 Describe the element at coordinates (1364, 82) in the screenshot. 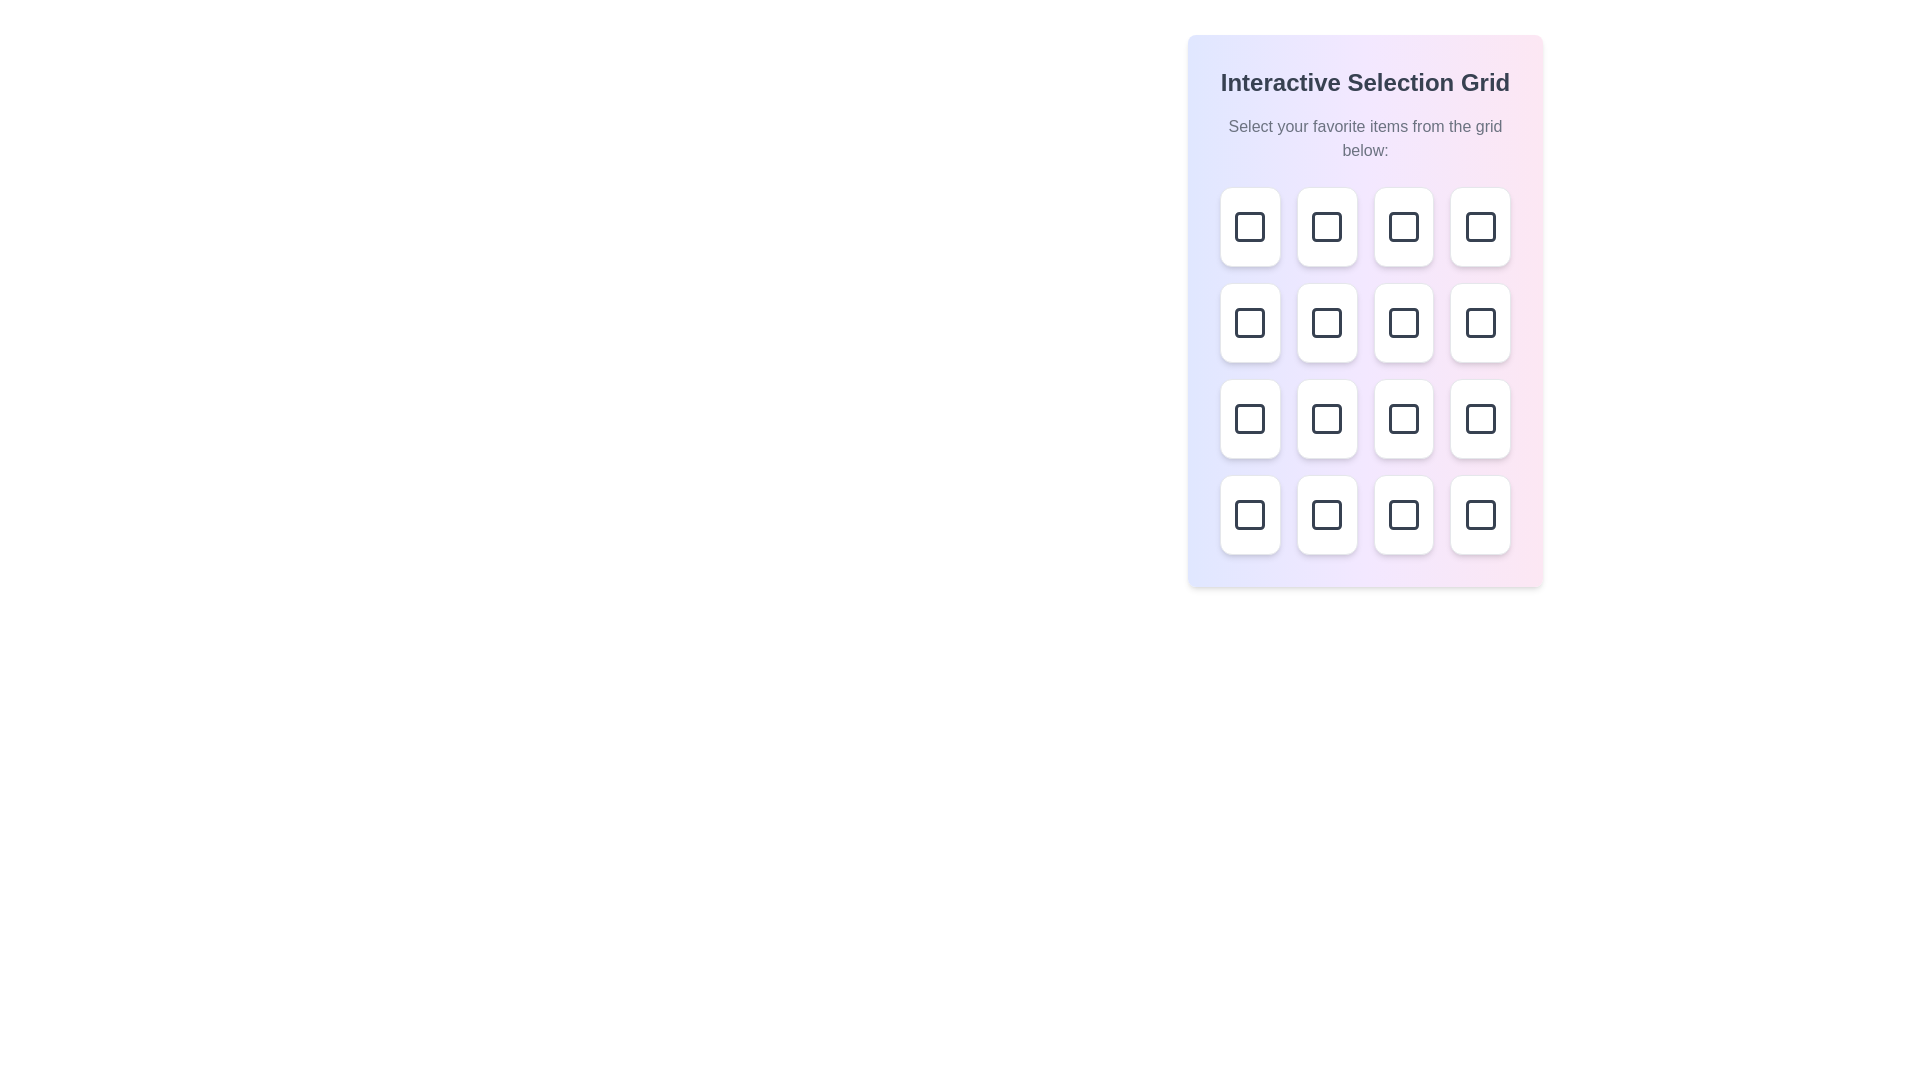

I see `the heading text element that introduces the content of the interactive selection grid to trigger any potential hover effects` at that location.